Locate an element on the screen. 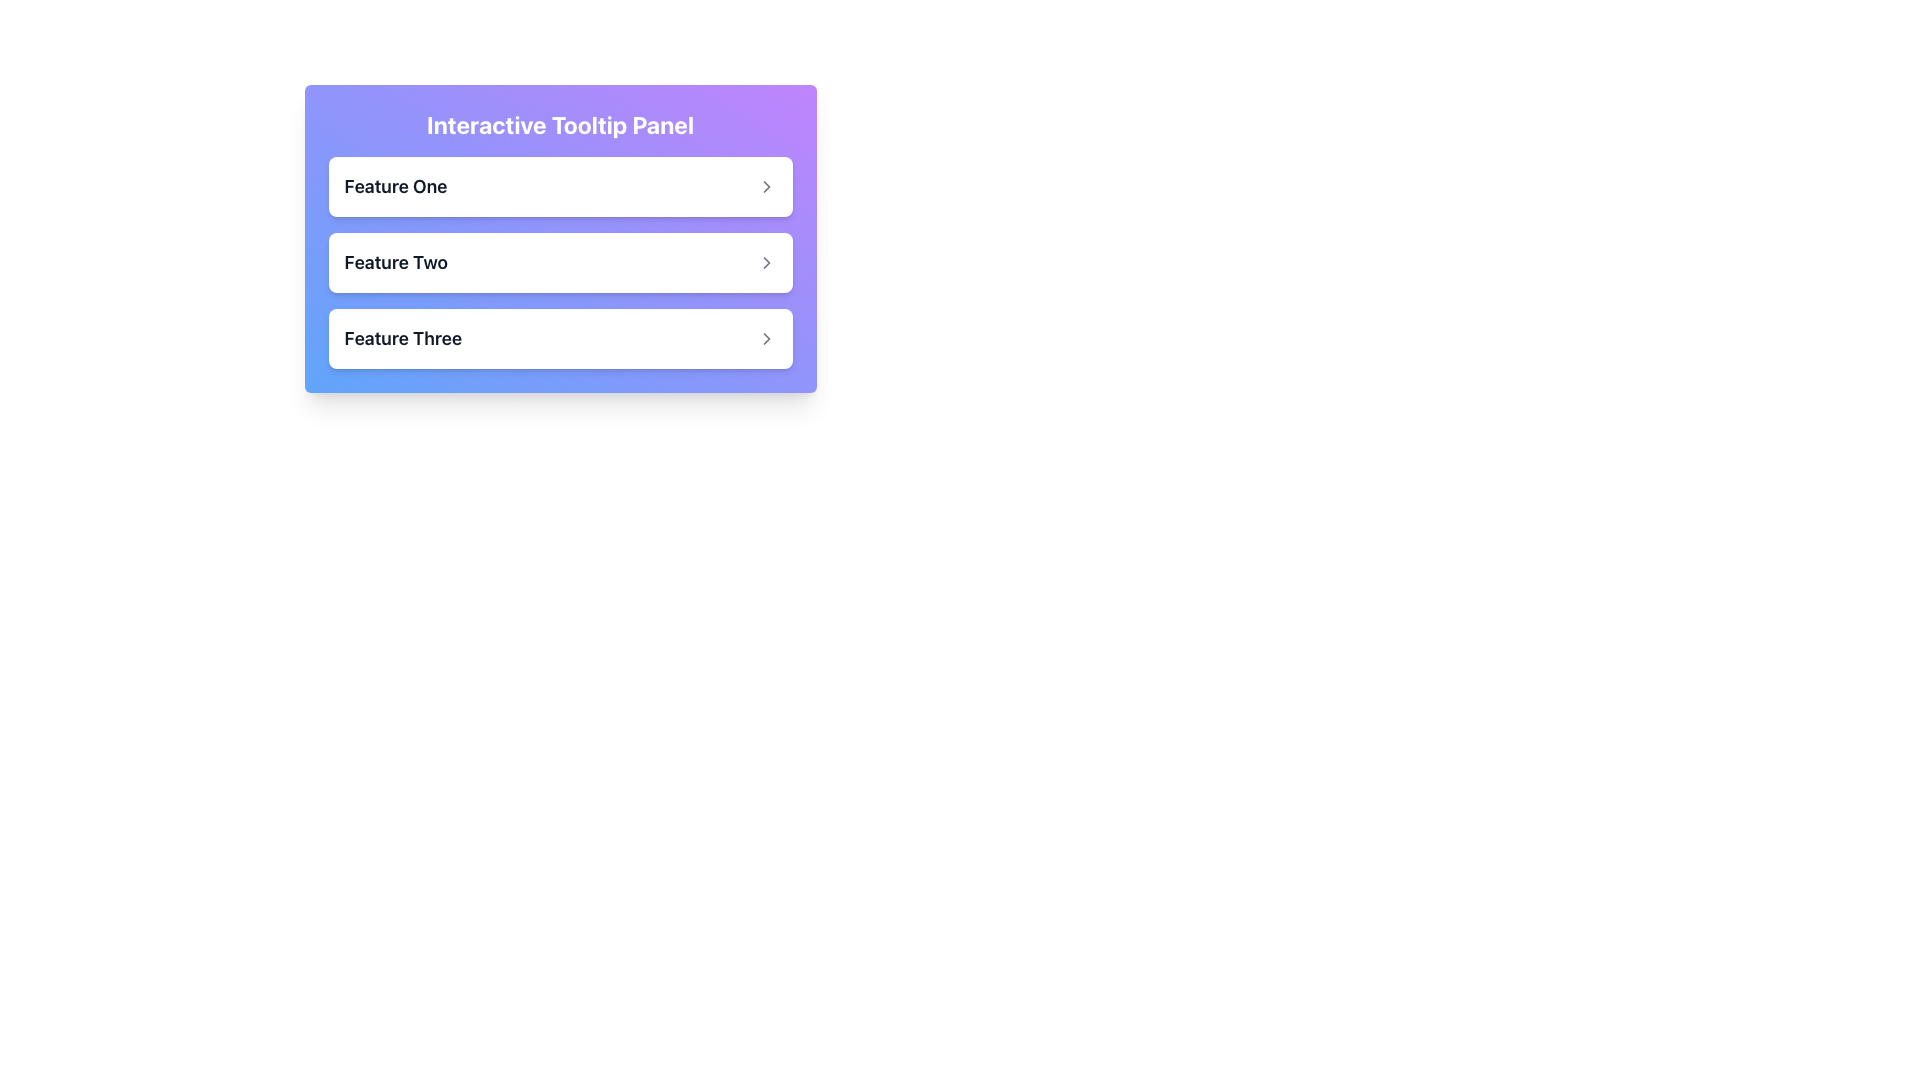  the first selectable list item labeled 'Feature One' in the 'Interactive Tooltip Panel' is located at coordinates (560, 186).